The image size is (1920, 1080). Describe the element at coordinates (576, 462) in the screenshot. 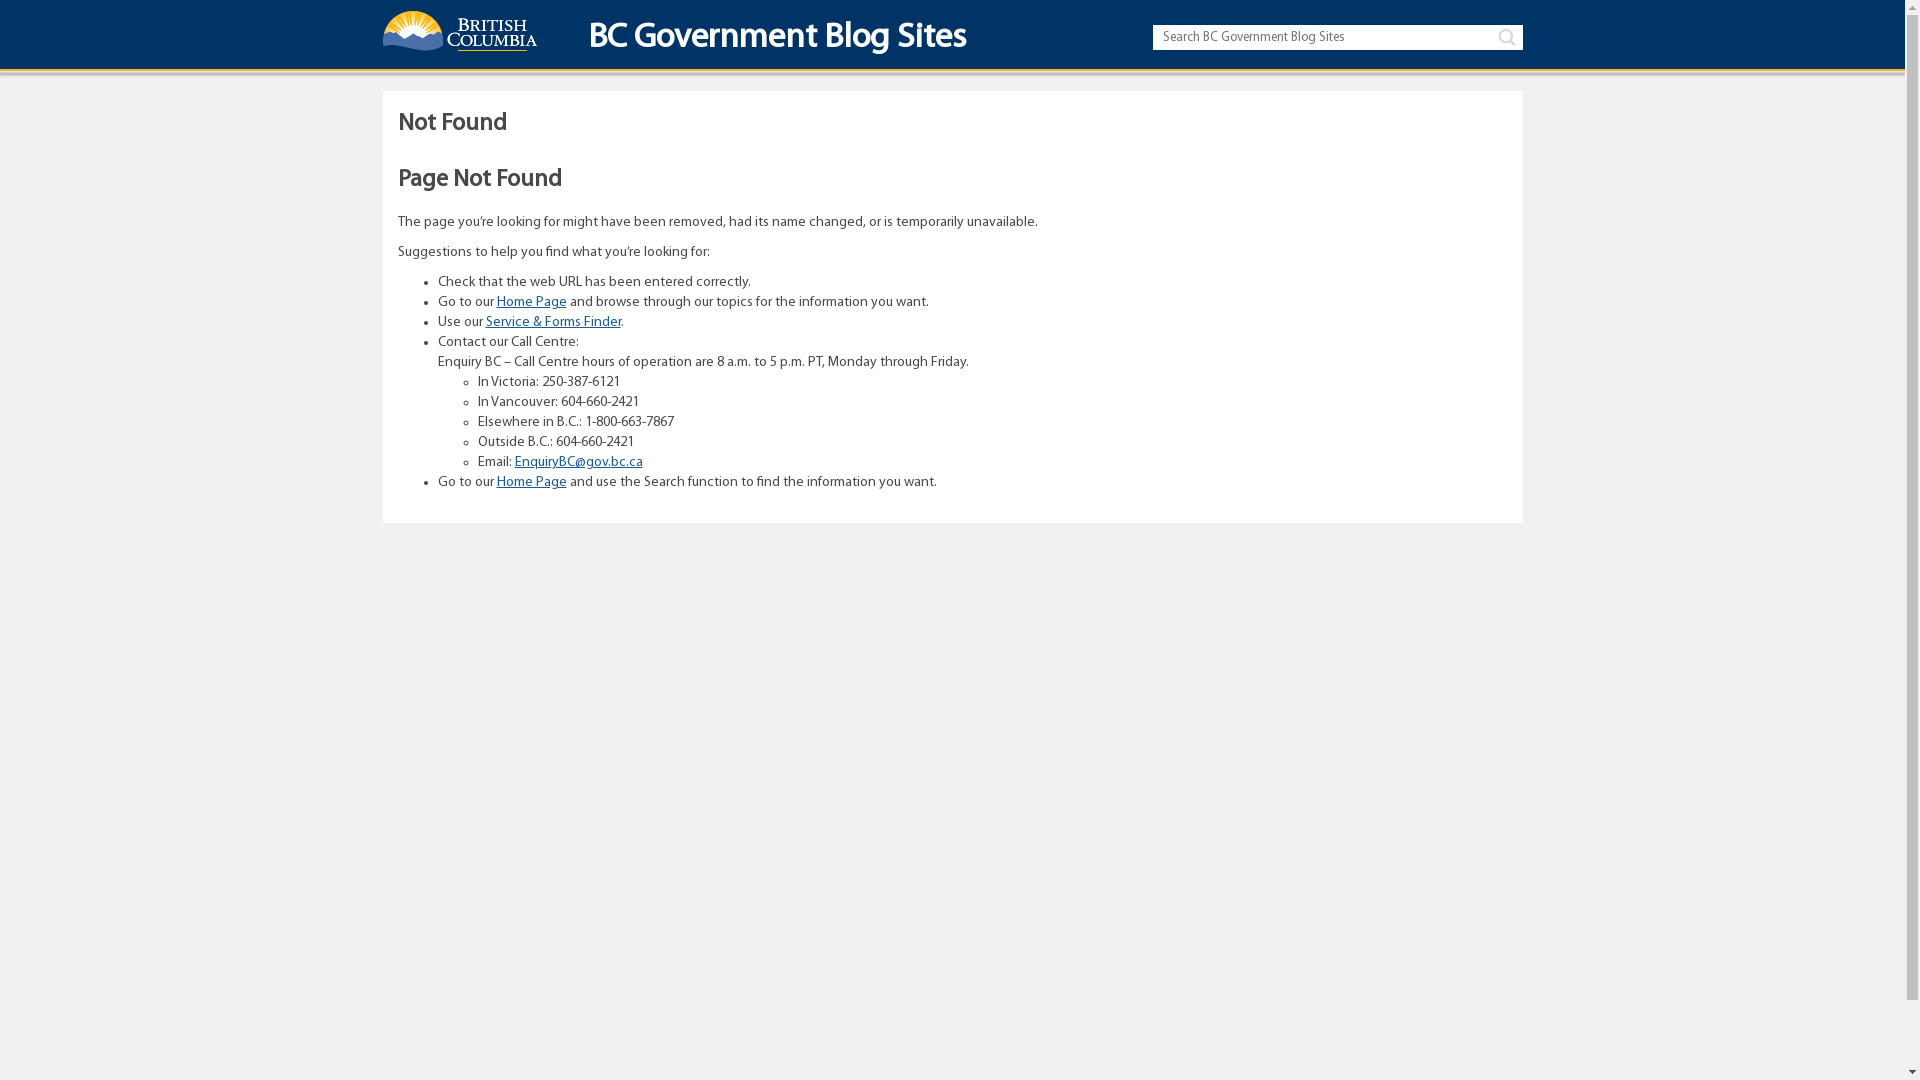

I see `'EnquiryBC@gov.bc.ca'` at that location.